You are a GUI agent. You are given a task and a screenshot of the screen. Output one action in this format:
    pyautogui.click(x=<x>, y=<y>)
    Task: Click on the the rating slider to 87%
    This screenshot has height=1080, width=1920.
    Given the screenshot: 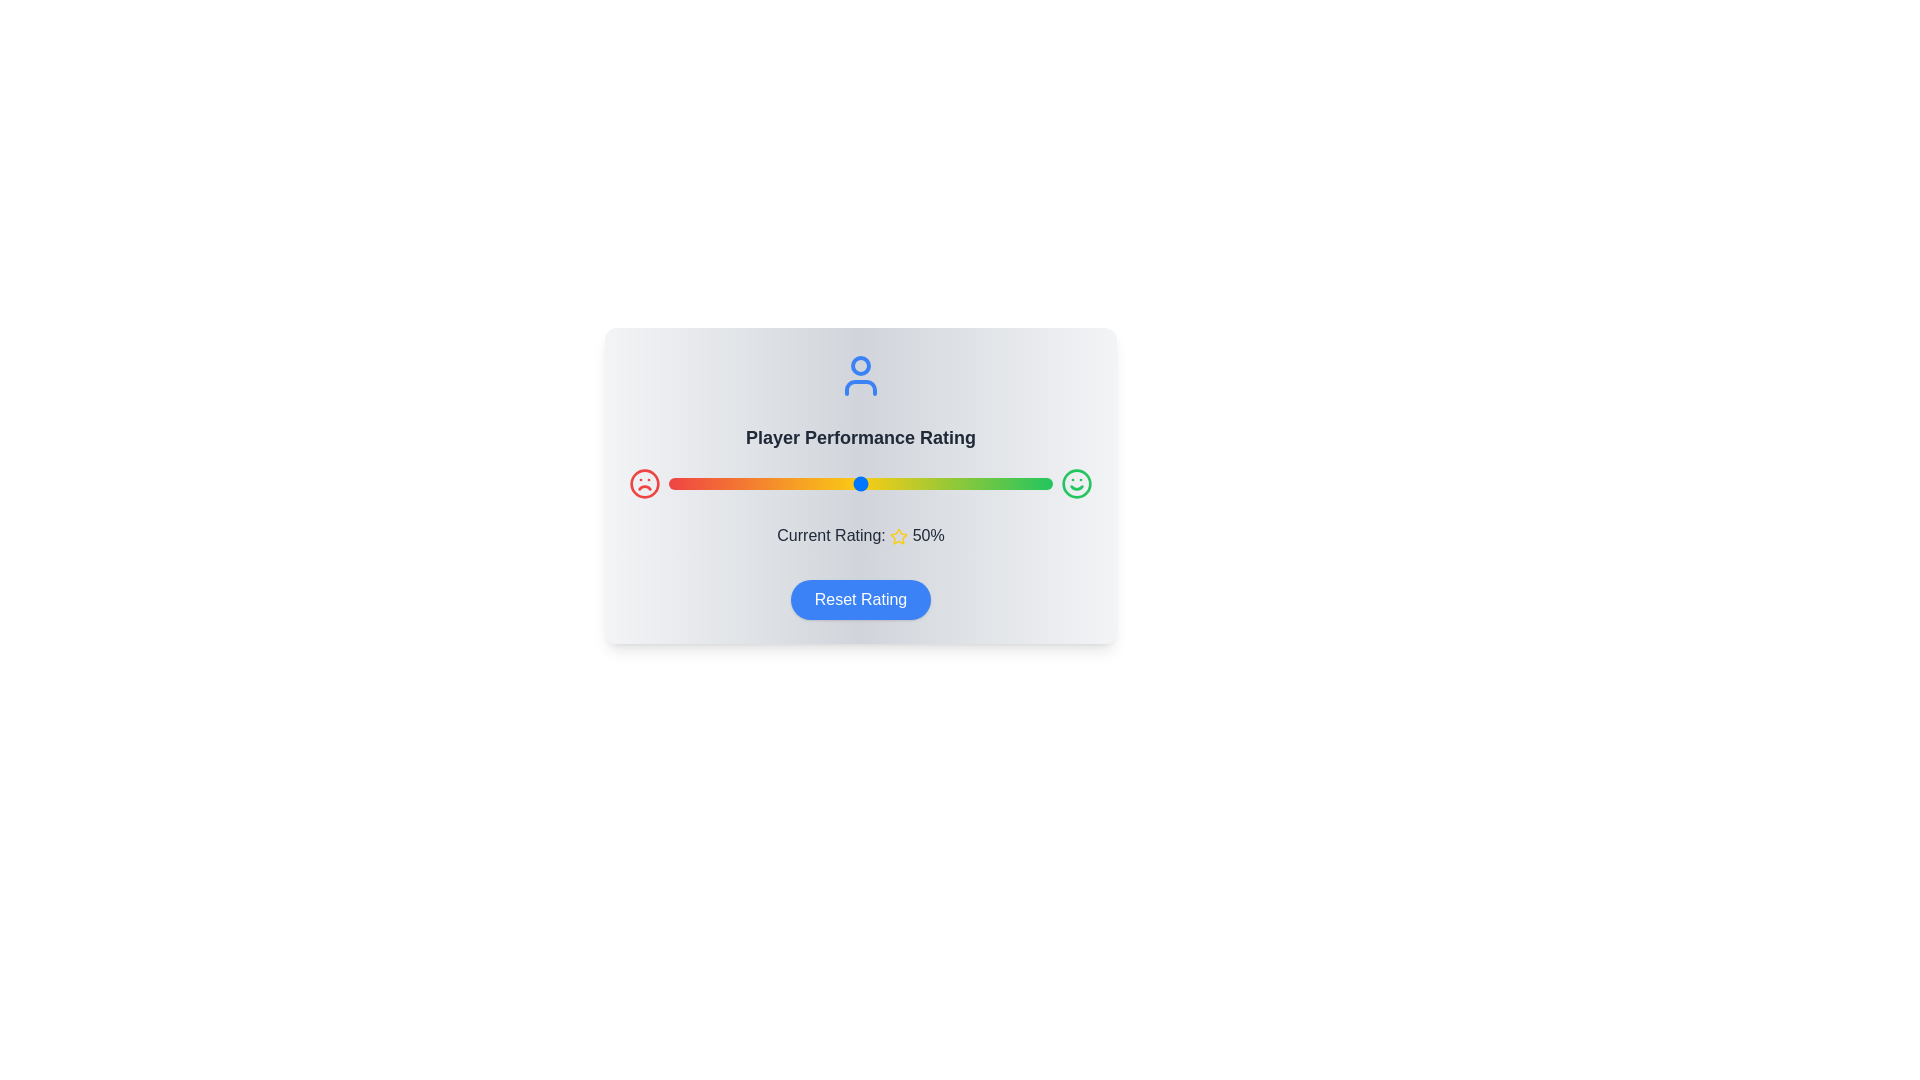 What is the action you would take?
    pyautogui.click(x=1003, y=483)
    